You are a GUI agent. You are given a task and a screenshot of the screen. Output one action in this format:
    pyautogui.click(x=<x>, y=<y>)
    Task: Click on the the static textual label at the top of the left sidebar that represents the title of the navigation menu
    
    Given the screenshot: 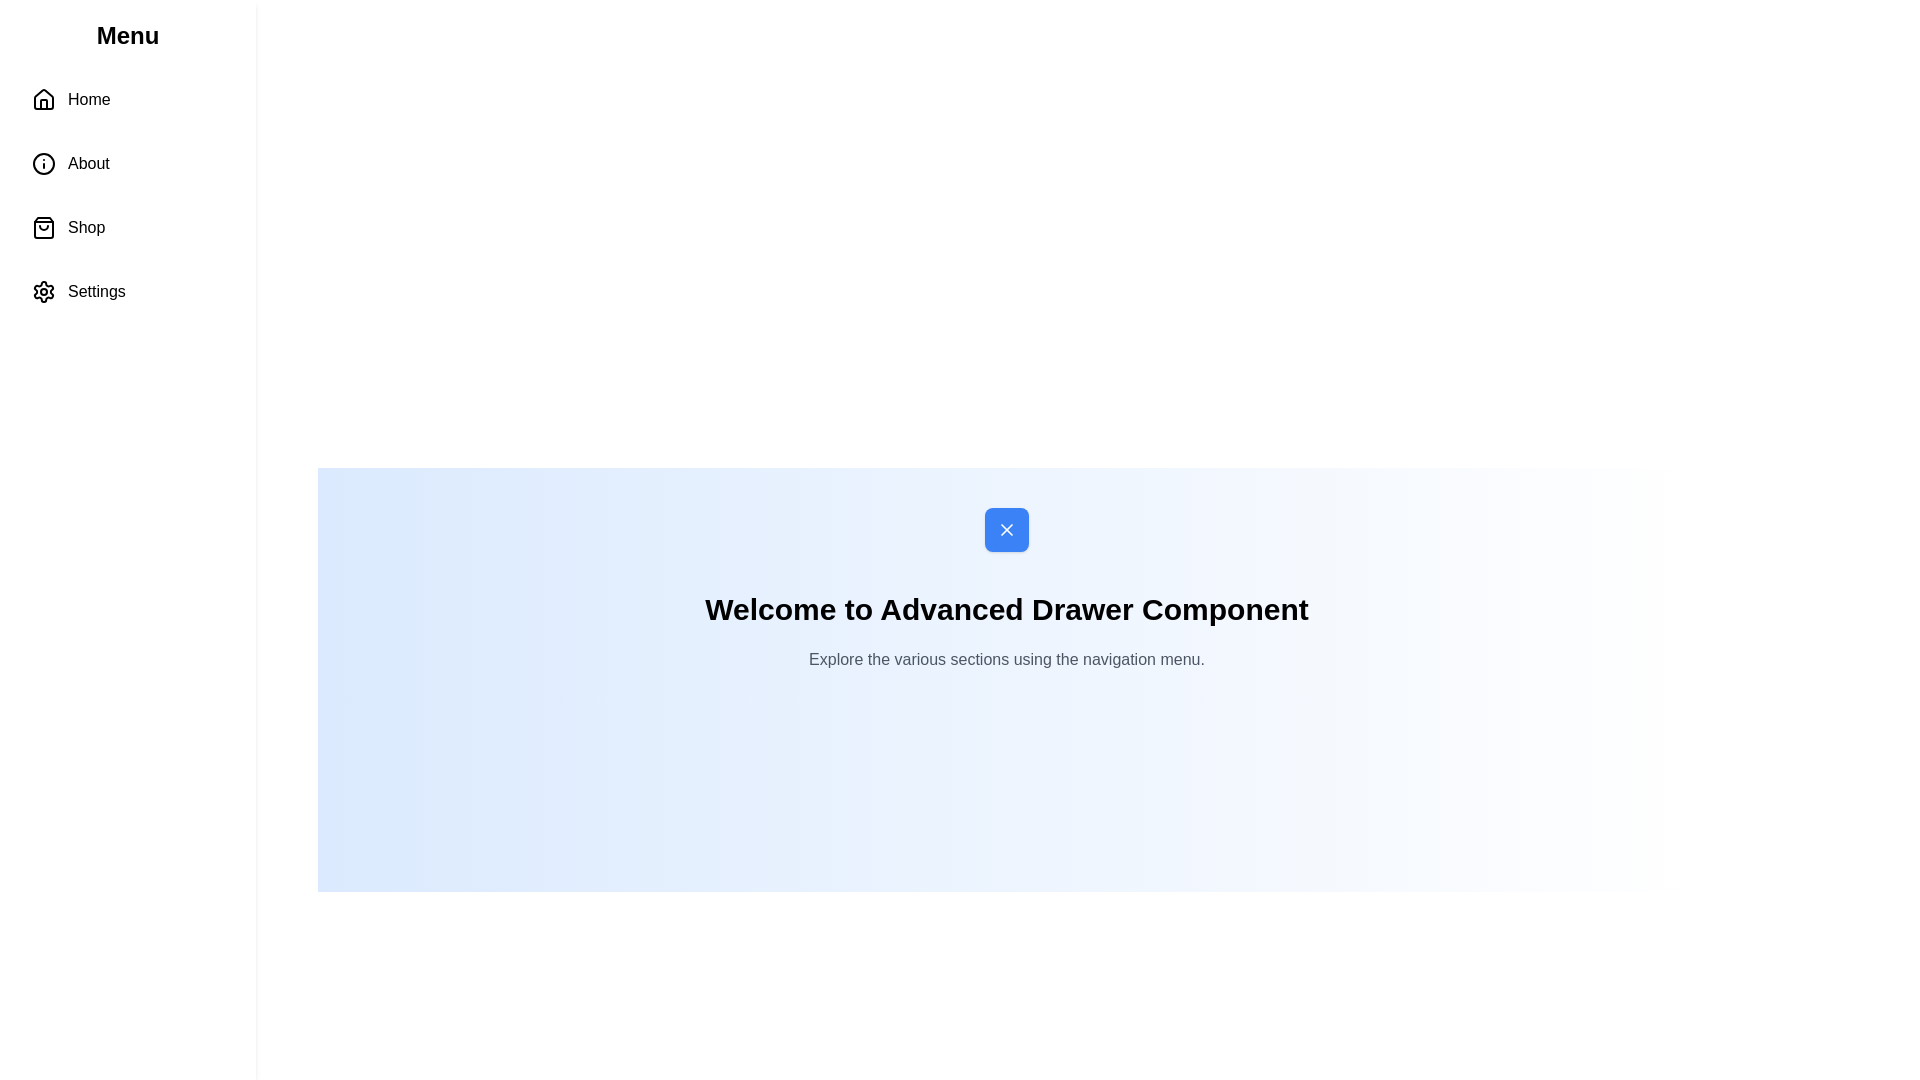 What is the action you would take?
    pyautogui.click(x=127, y=35)
    